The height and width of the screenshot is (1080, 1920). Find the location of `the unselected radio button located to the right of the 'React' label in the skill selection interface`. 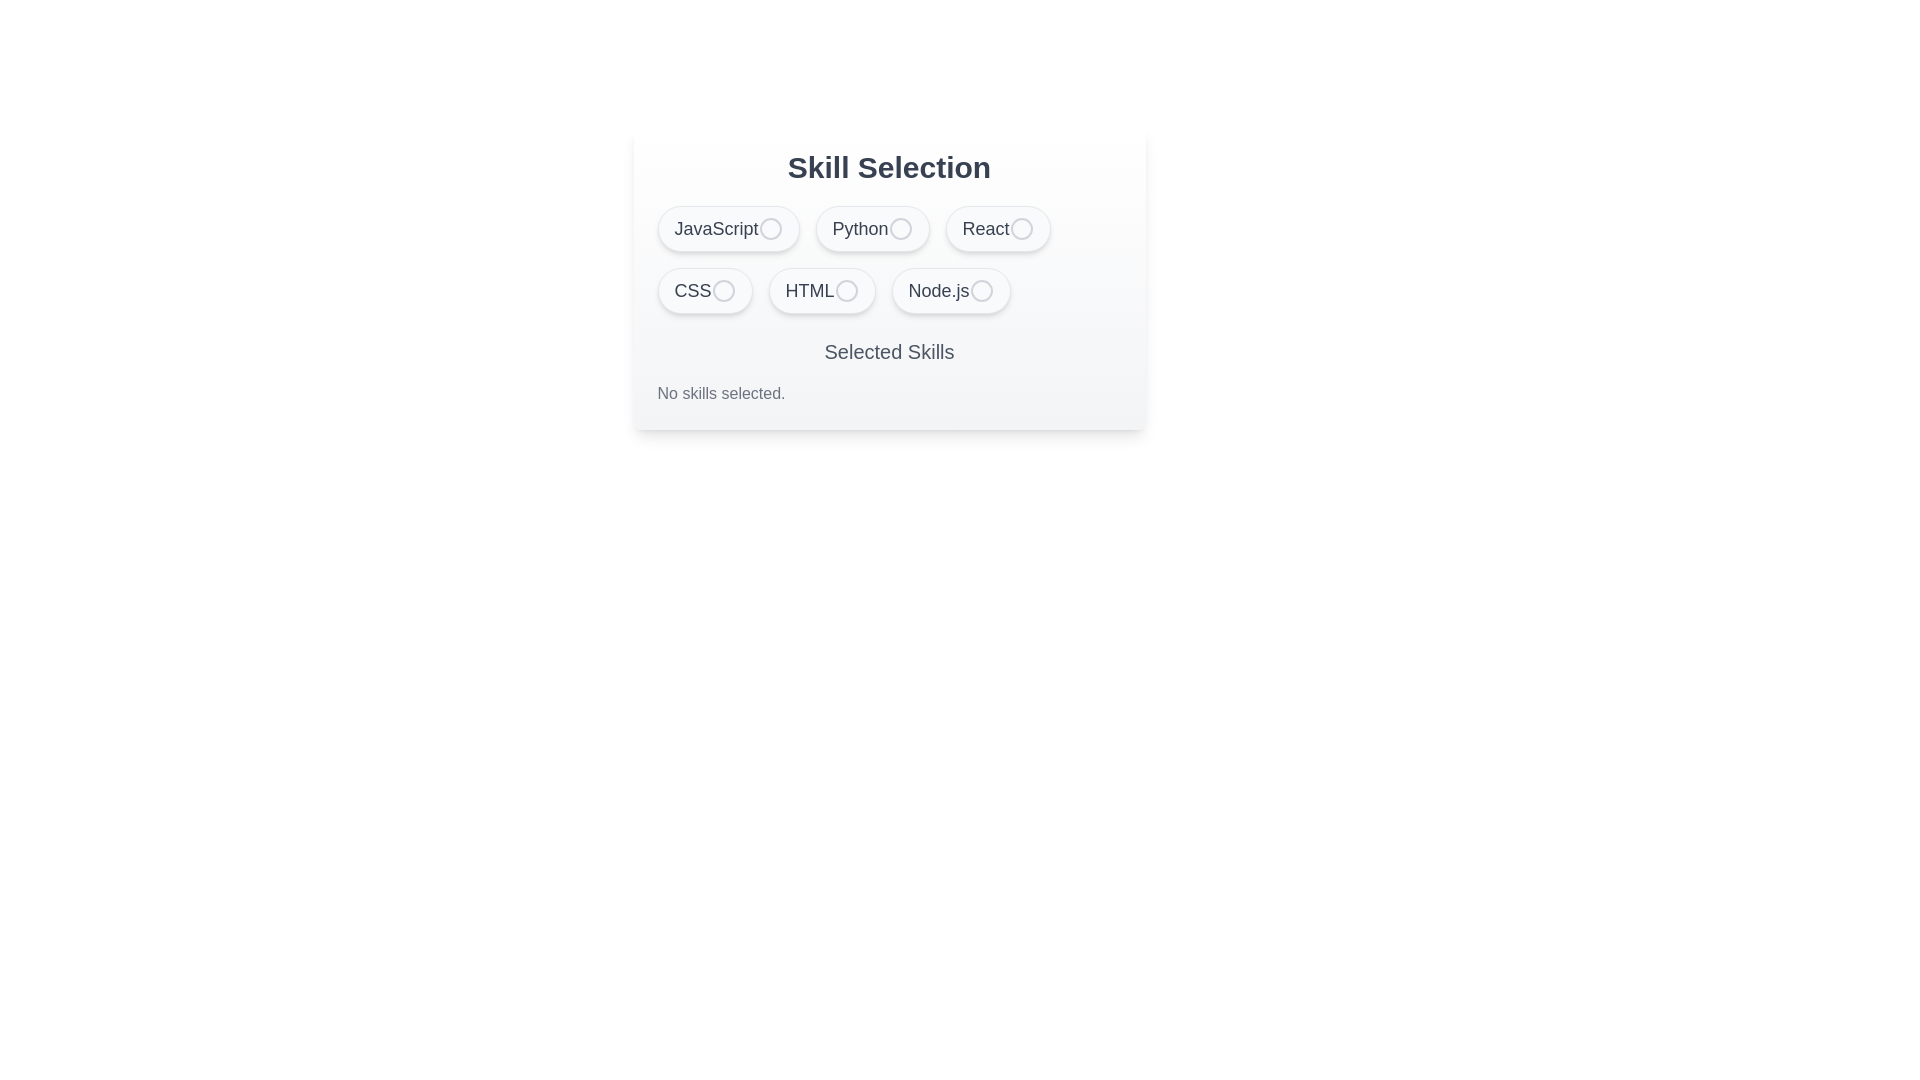

the unselected radio button located to the right of the 'React' label in the skill selection interface is located at coordinates (1021, 227).